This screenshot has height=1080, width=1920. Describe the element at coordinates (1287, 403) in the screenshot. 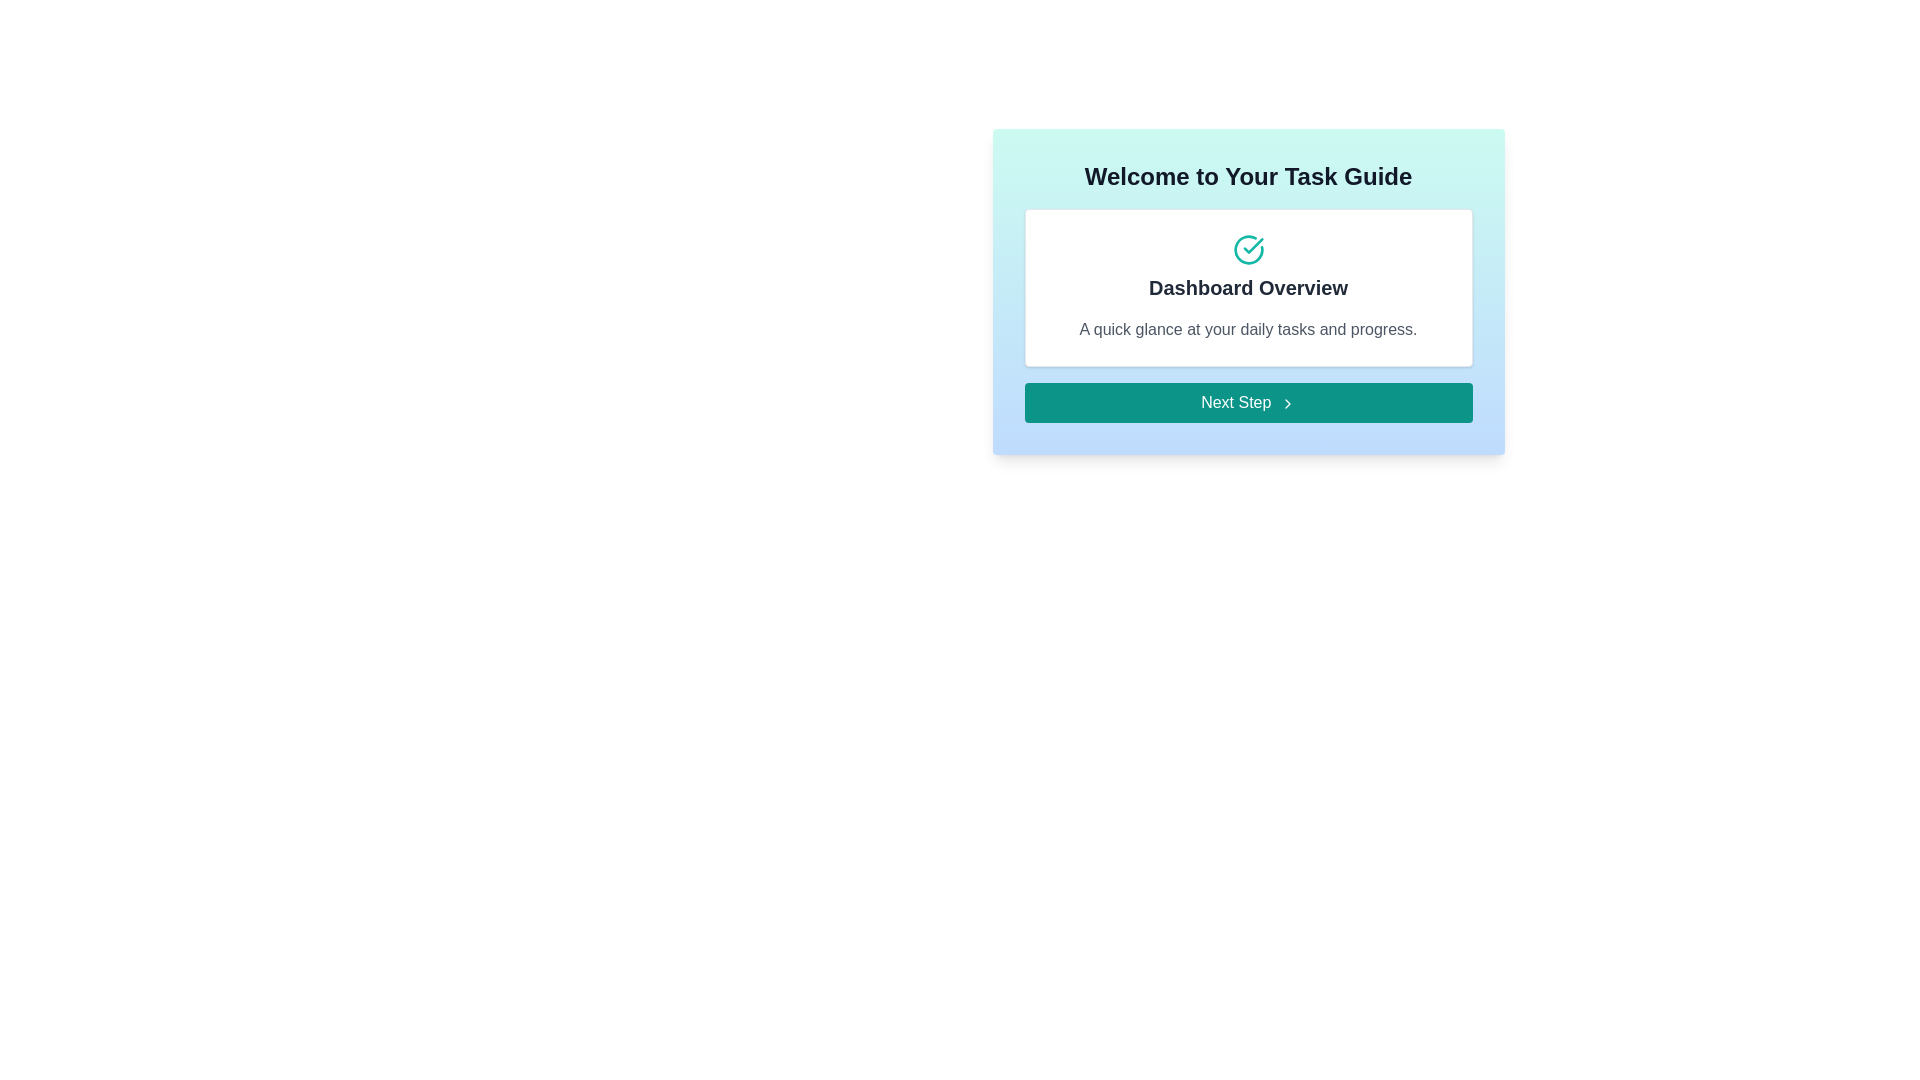

I see `the visual indicator icon located at the far right edge of the 'Next Step' button, which serves as a passive decorative element for navigation` at that location.